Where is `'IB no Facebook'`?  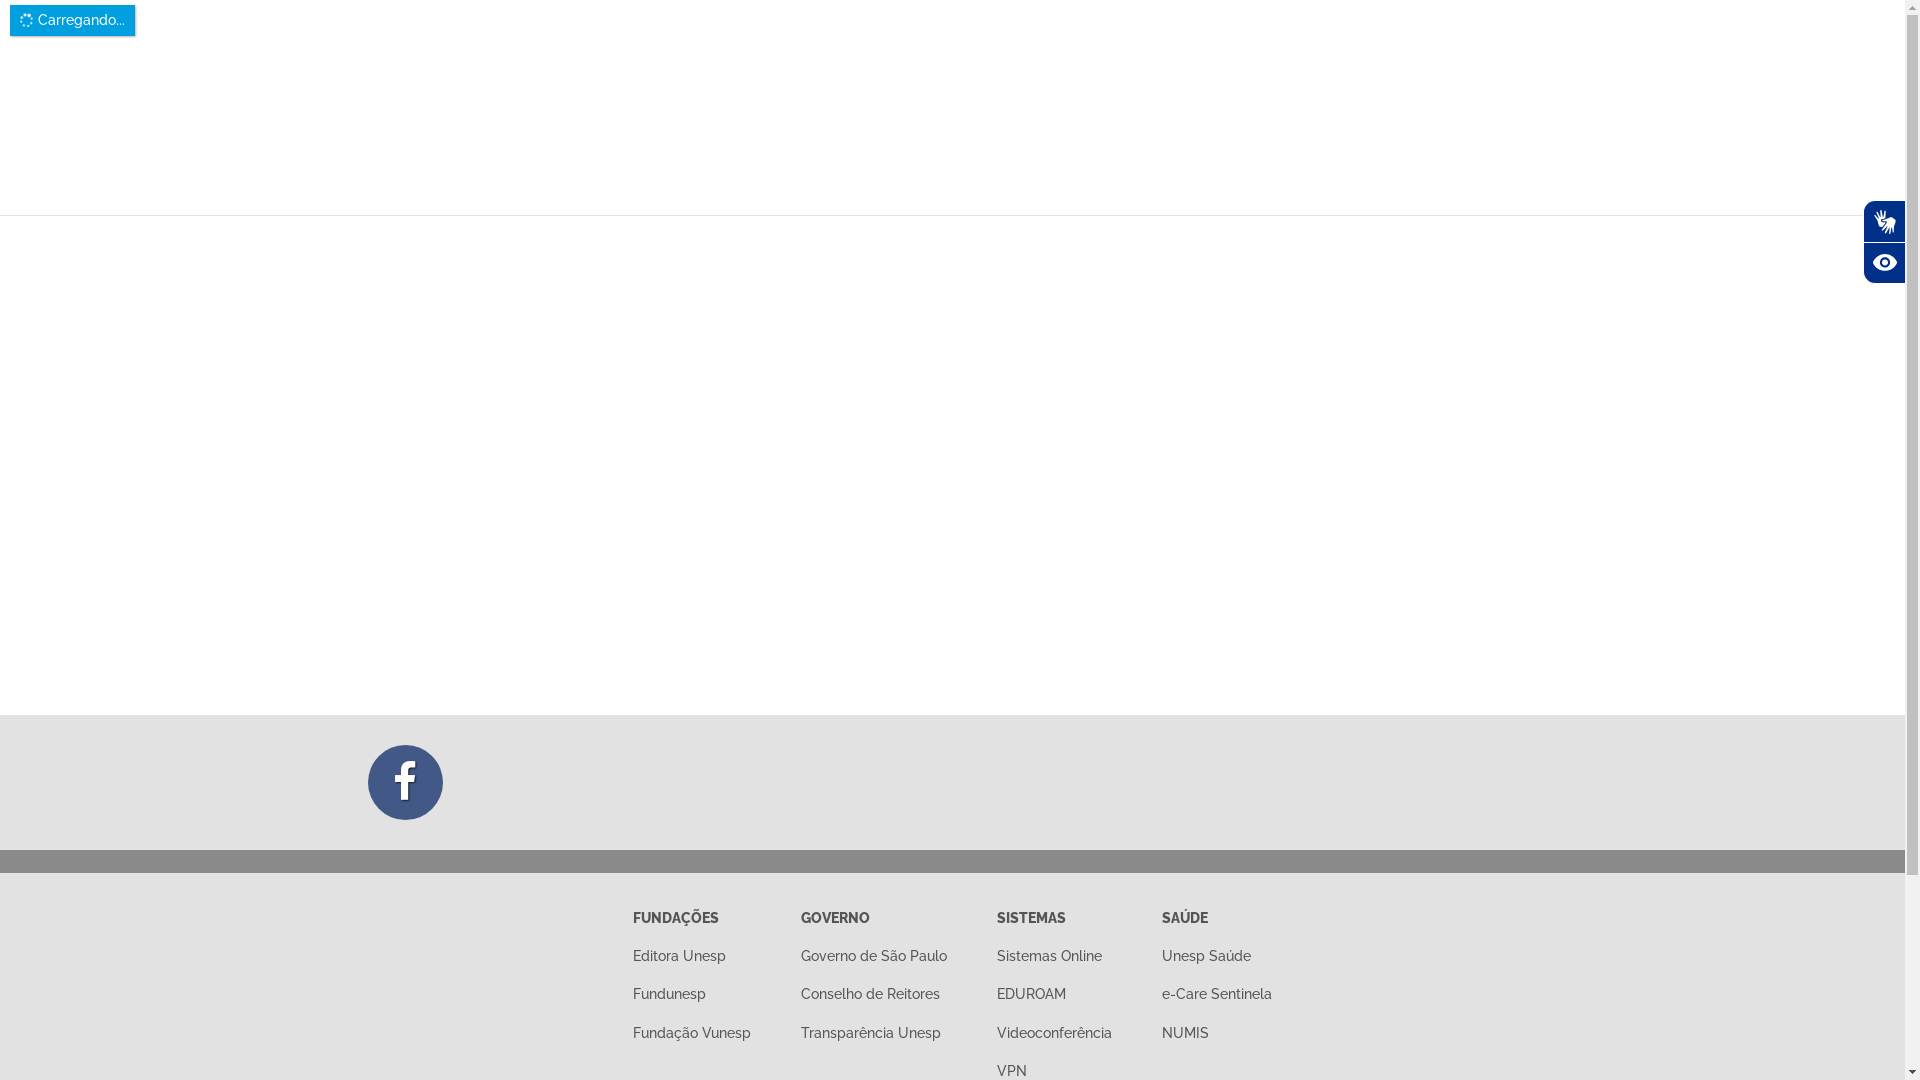
'IB no Facebook' is located at coordinates (404, 781).